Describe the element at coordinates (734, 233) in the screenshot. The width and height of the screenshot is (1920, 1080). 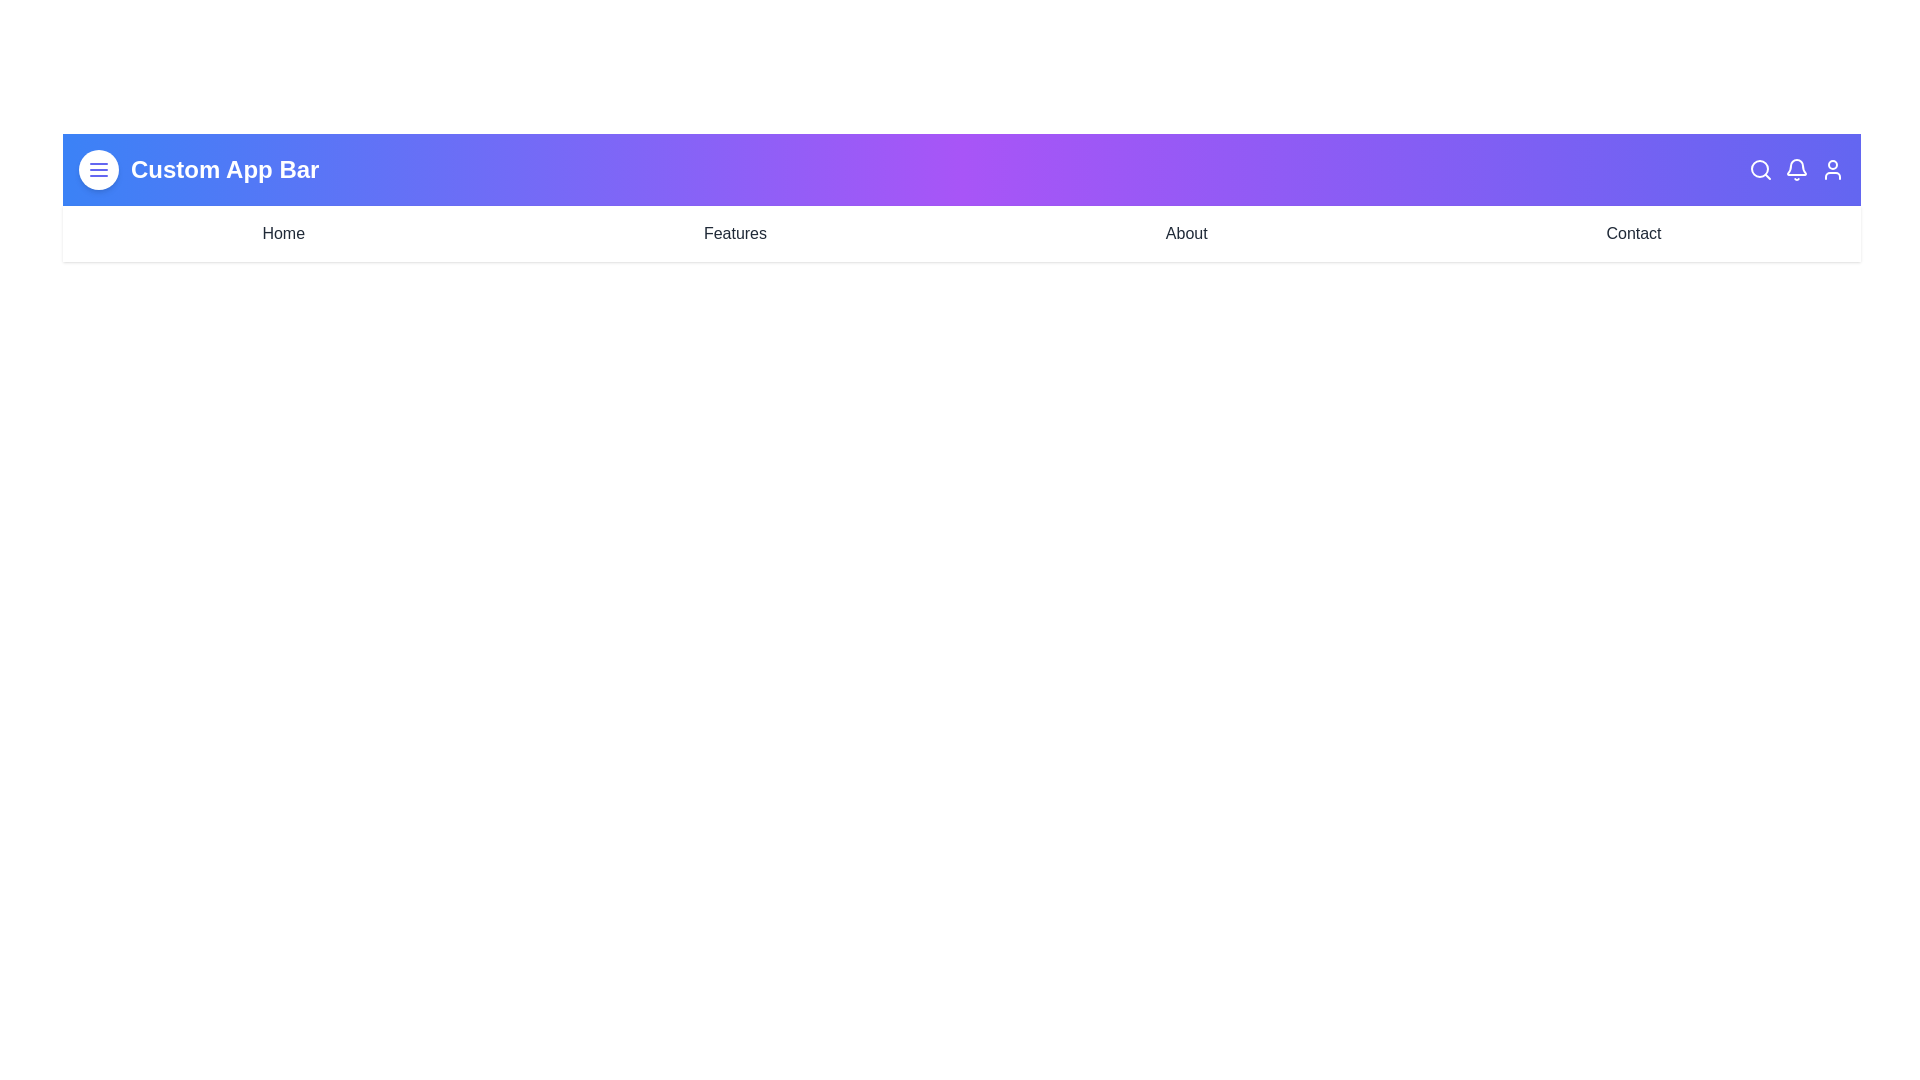
I see `the navigation link labeled Features` at that location.